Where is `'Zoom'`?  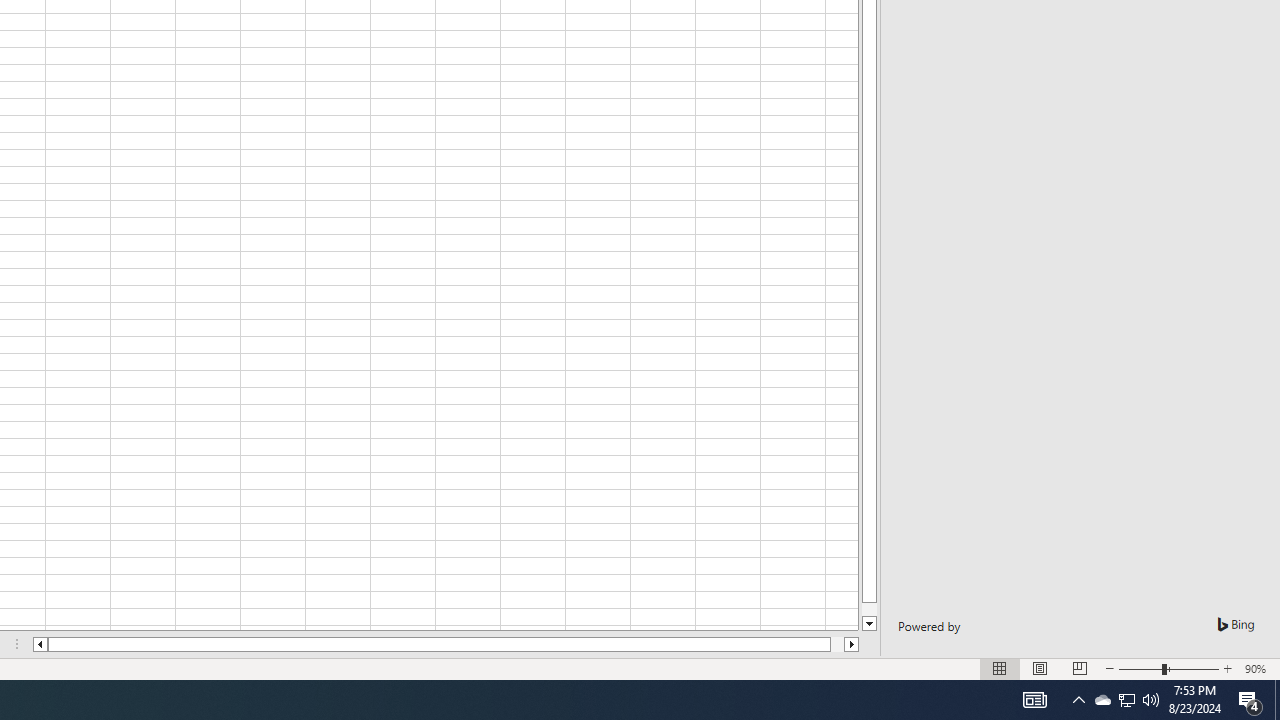 'Zoom' is located at coordinates (1168, 669).